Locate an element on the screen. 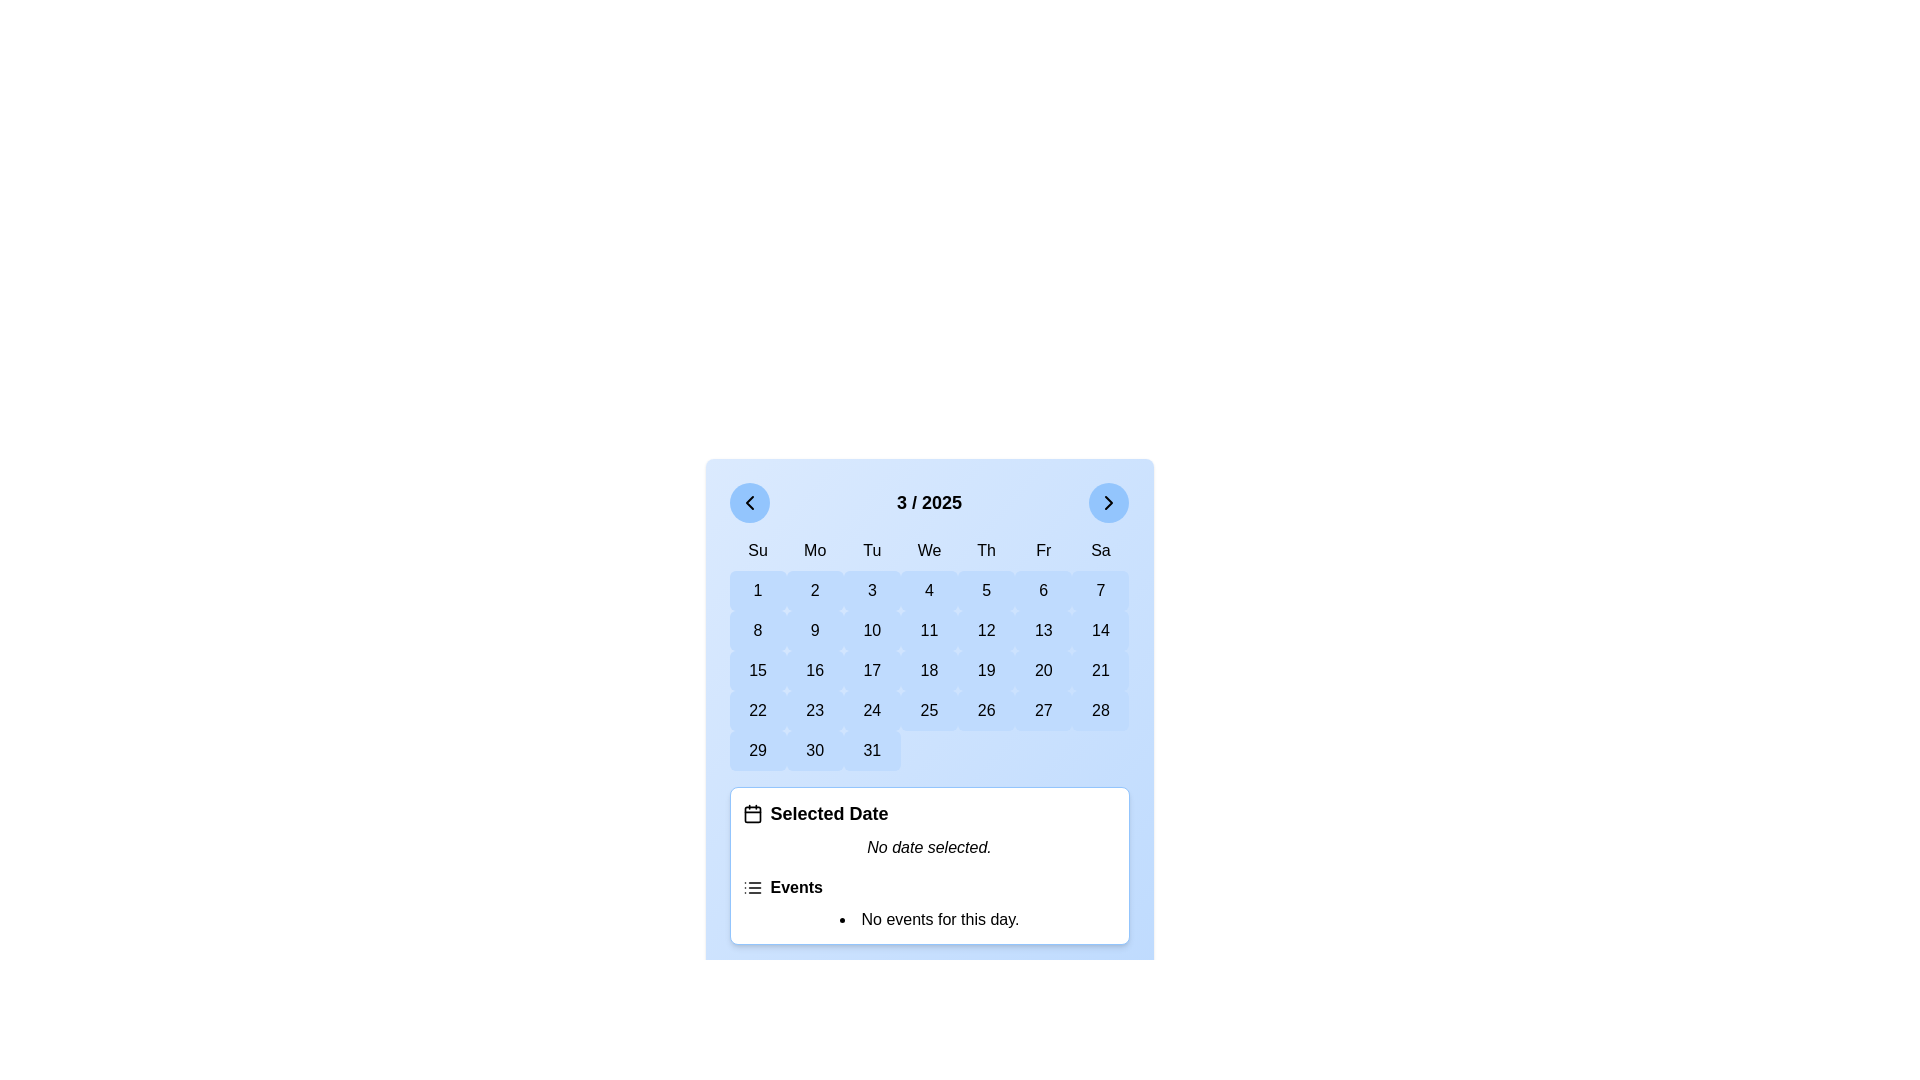  the rectangular light blue button displaying the number '31' in bold black text is located at coordinates (872, 751).